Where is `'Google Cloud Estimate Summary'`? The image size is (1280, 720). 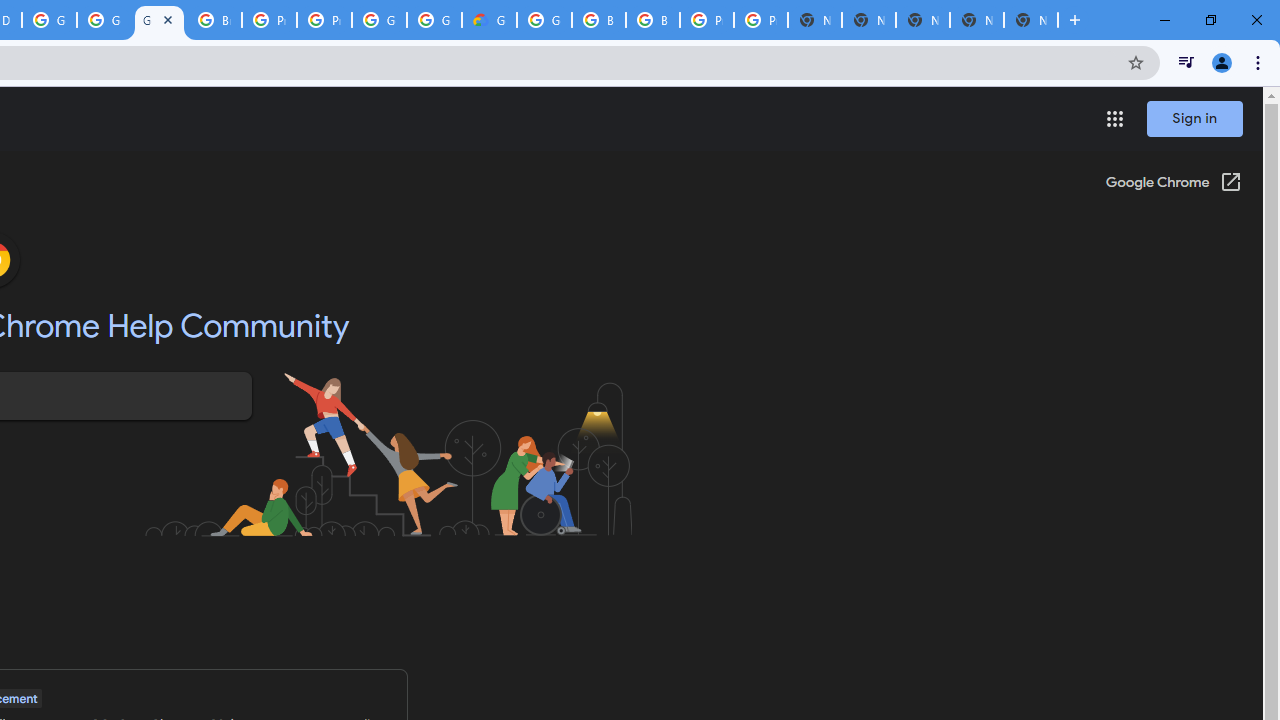 'Google Cloud Estimate Summary' is located at coordinates (489, 20).